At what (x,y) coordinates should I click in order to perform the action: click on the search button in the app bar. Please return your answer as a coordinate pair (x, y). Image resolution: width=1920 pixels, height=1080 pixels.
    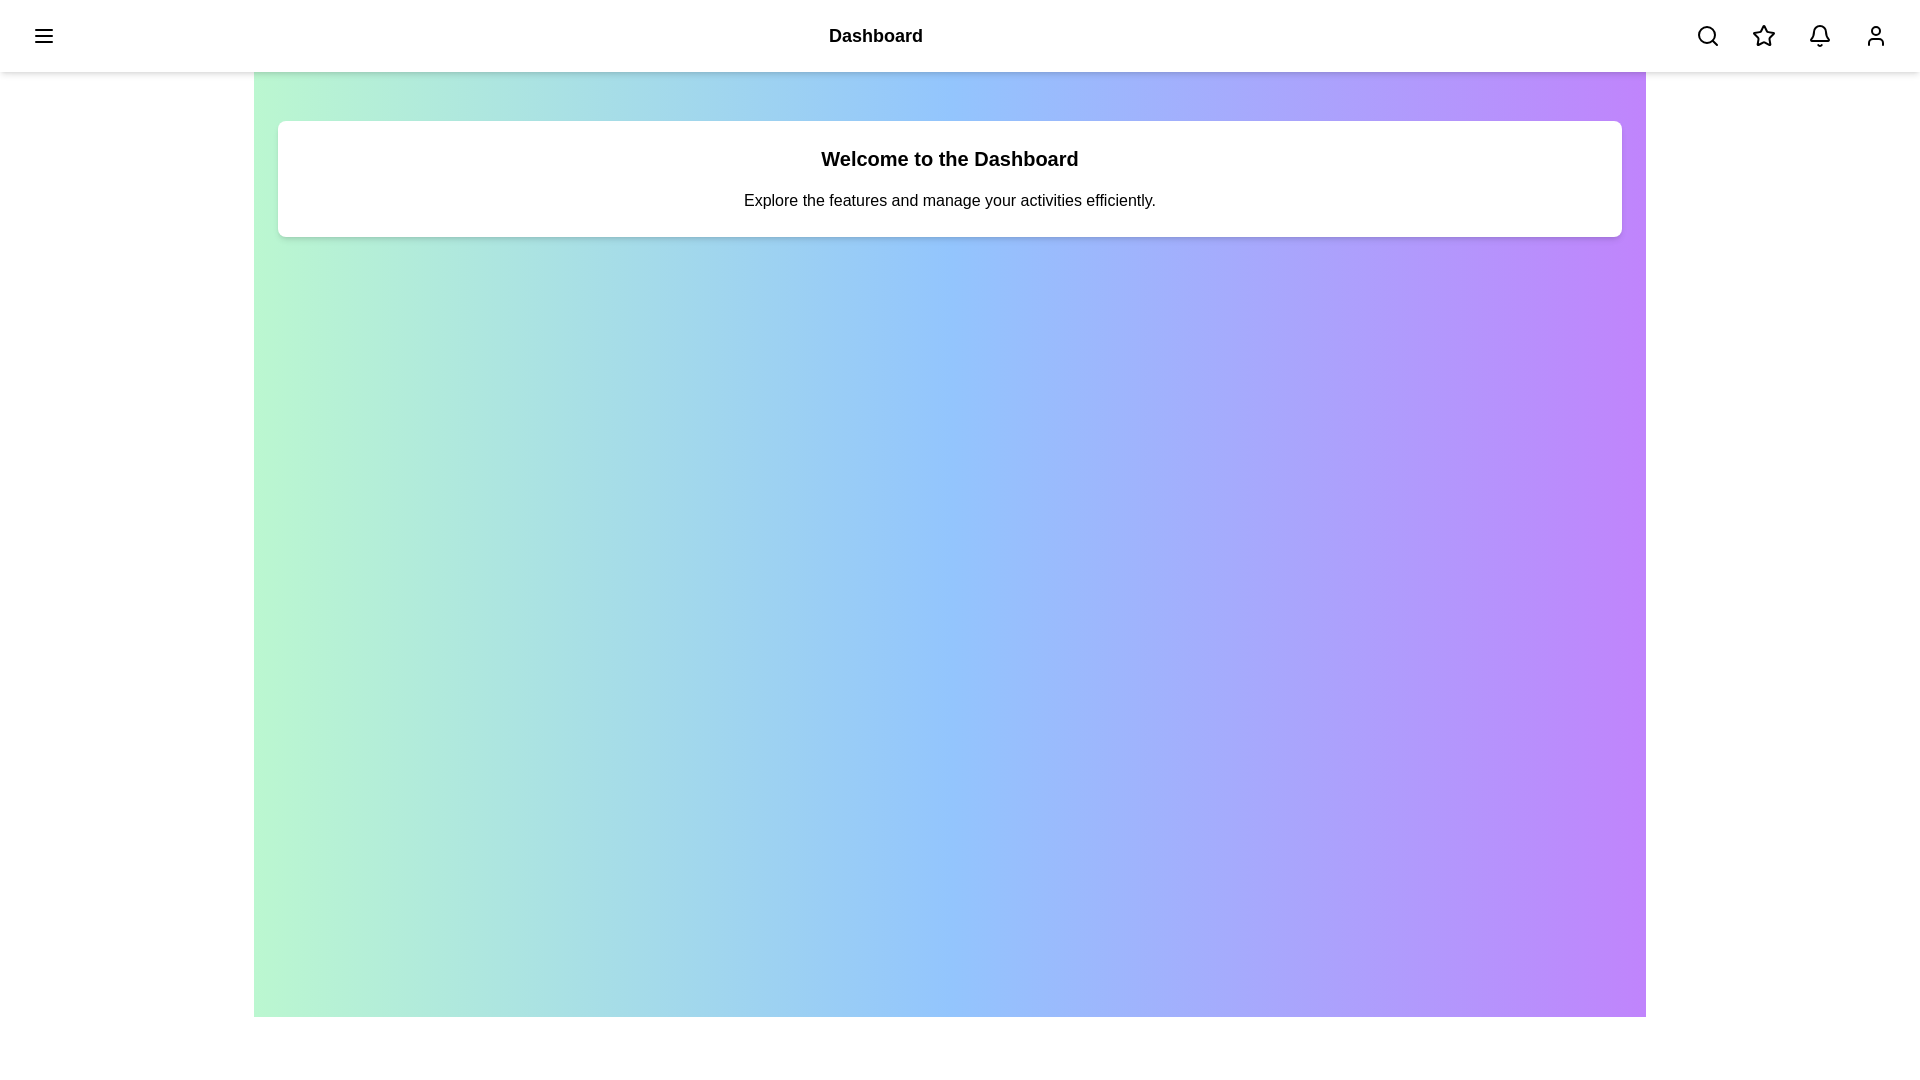
    Looking at the image, I should click on (1707, 35).